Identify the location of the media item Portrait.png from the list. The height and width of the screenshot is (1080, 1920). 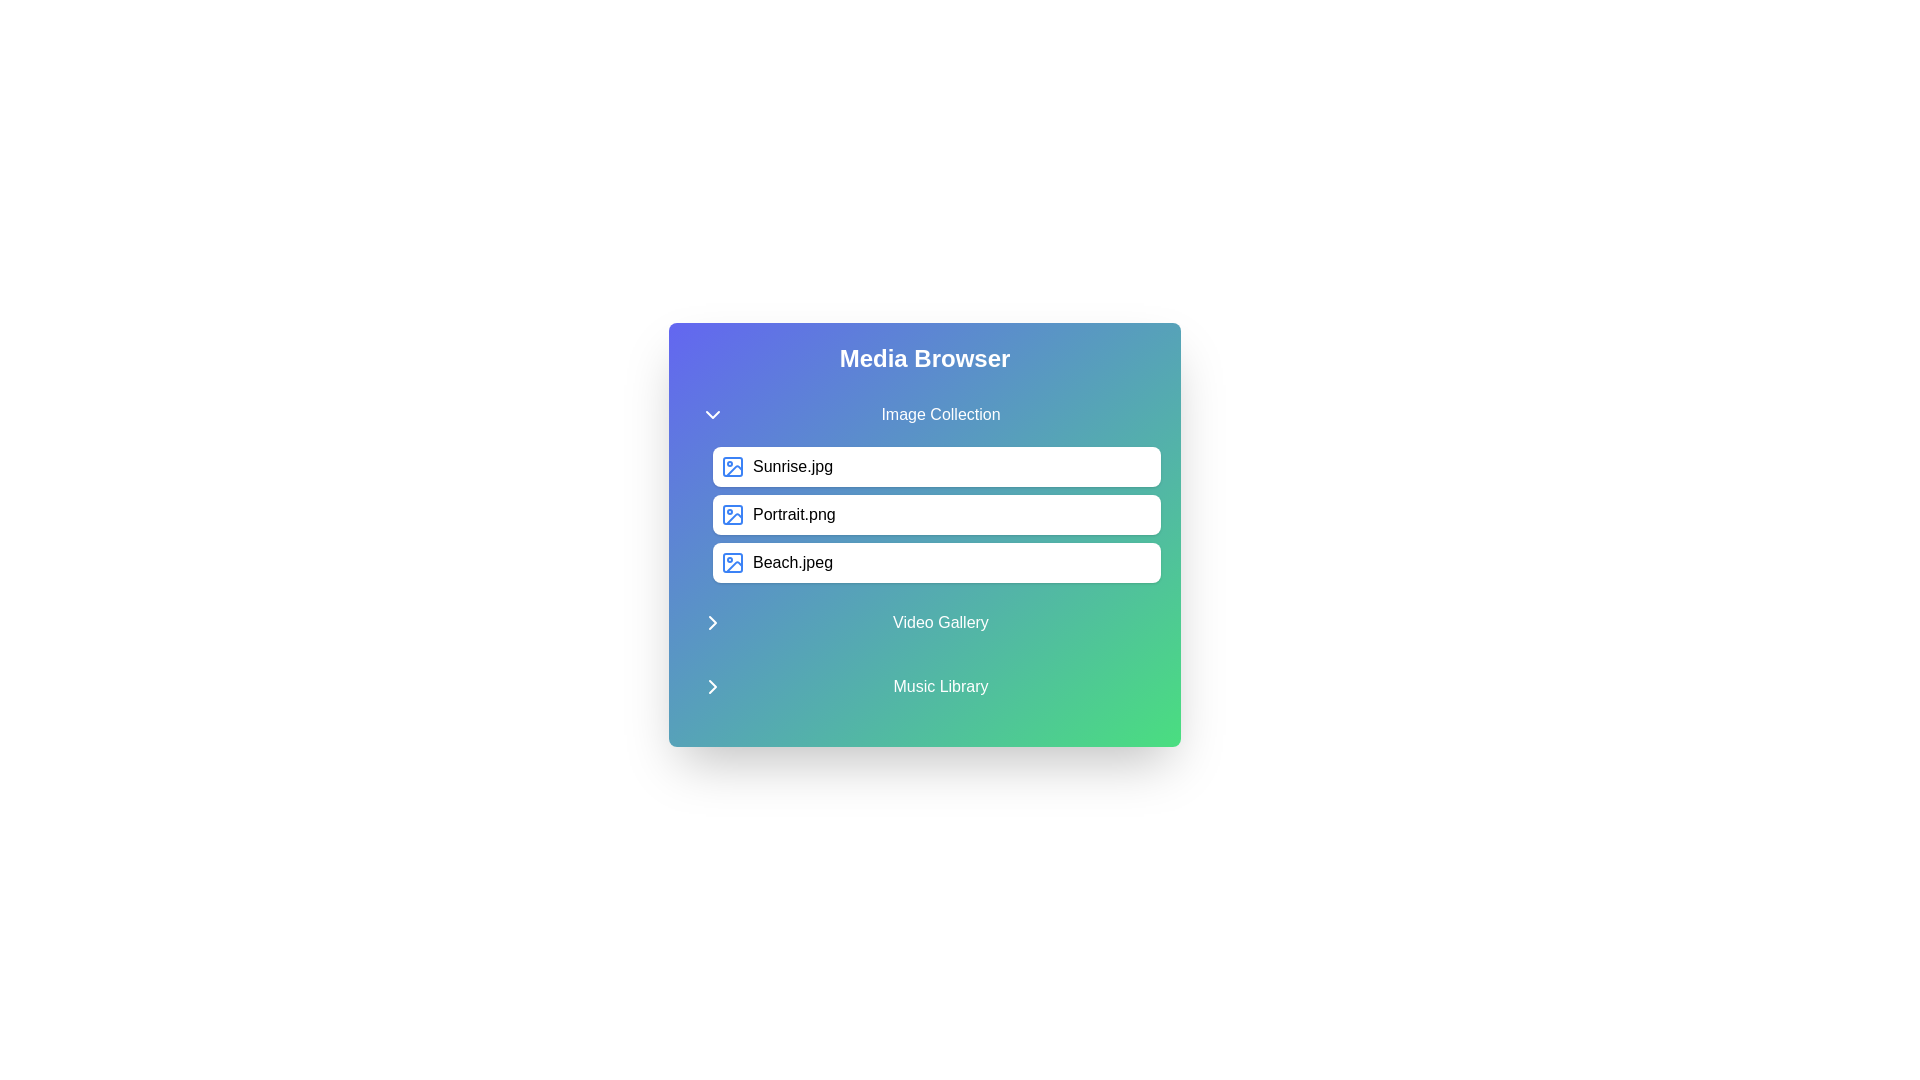
(935, 514).